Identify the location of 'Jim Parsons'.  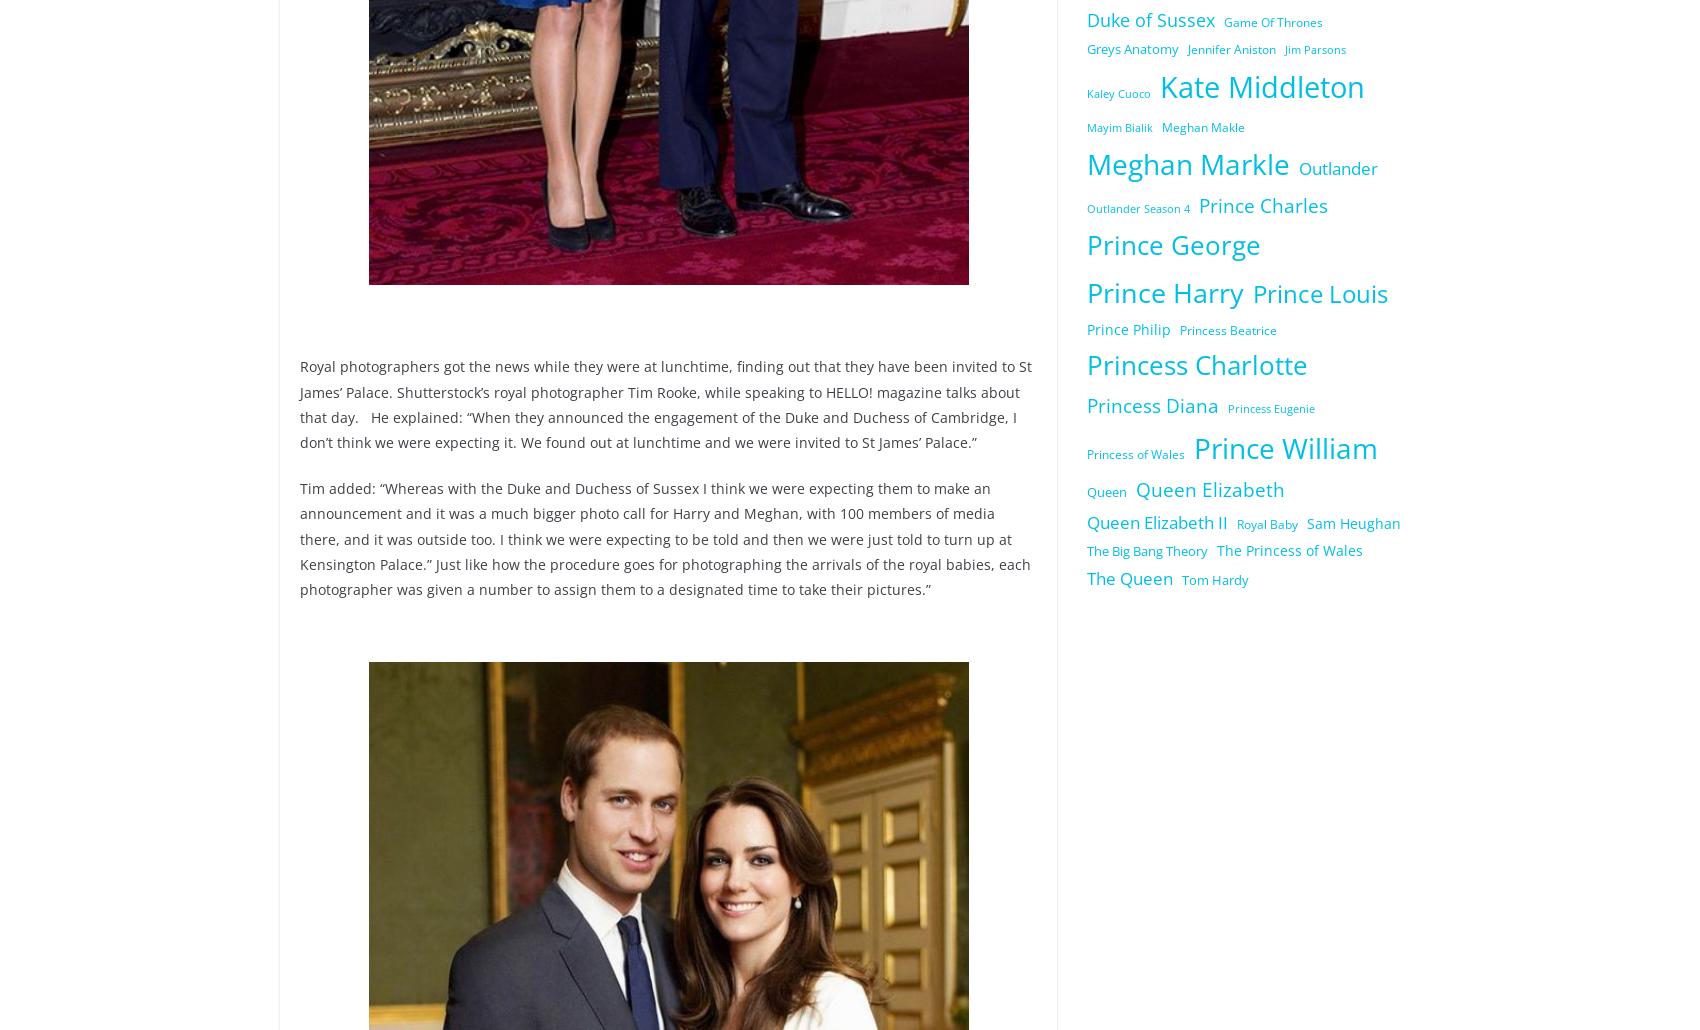
(1315, 49).